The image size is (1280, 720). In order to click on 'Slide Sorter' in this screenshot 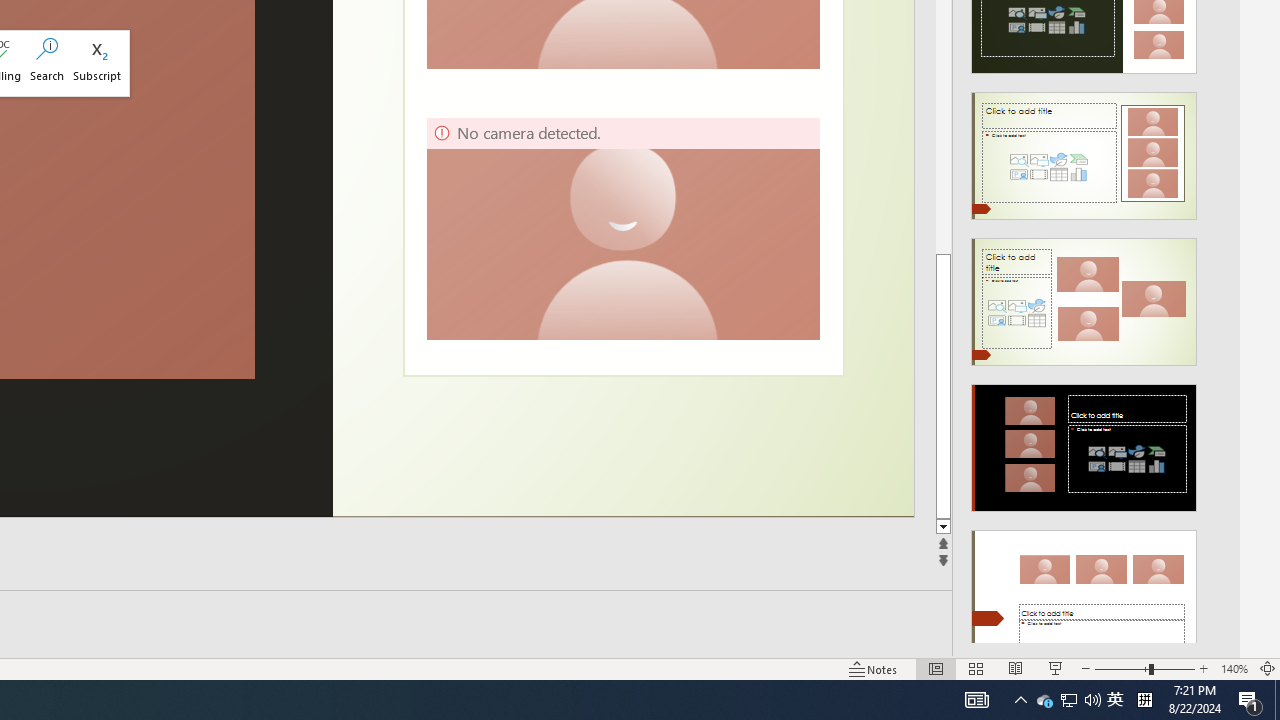, I will do `click(976, 669)`.